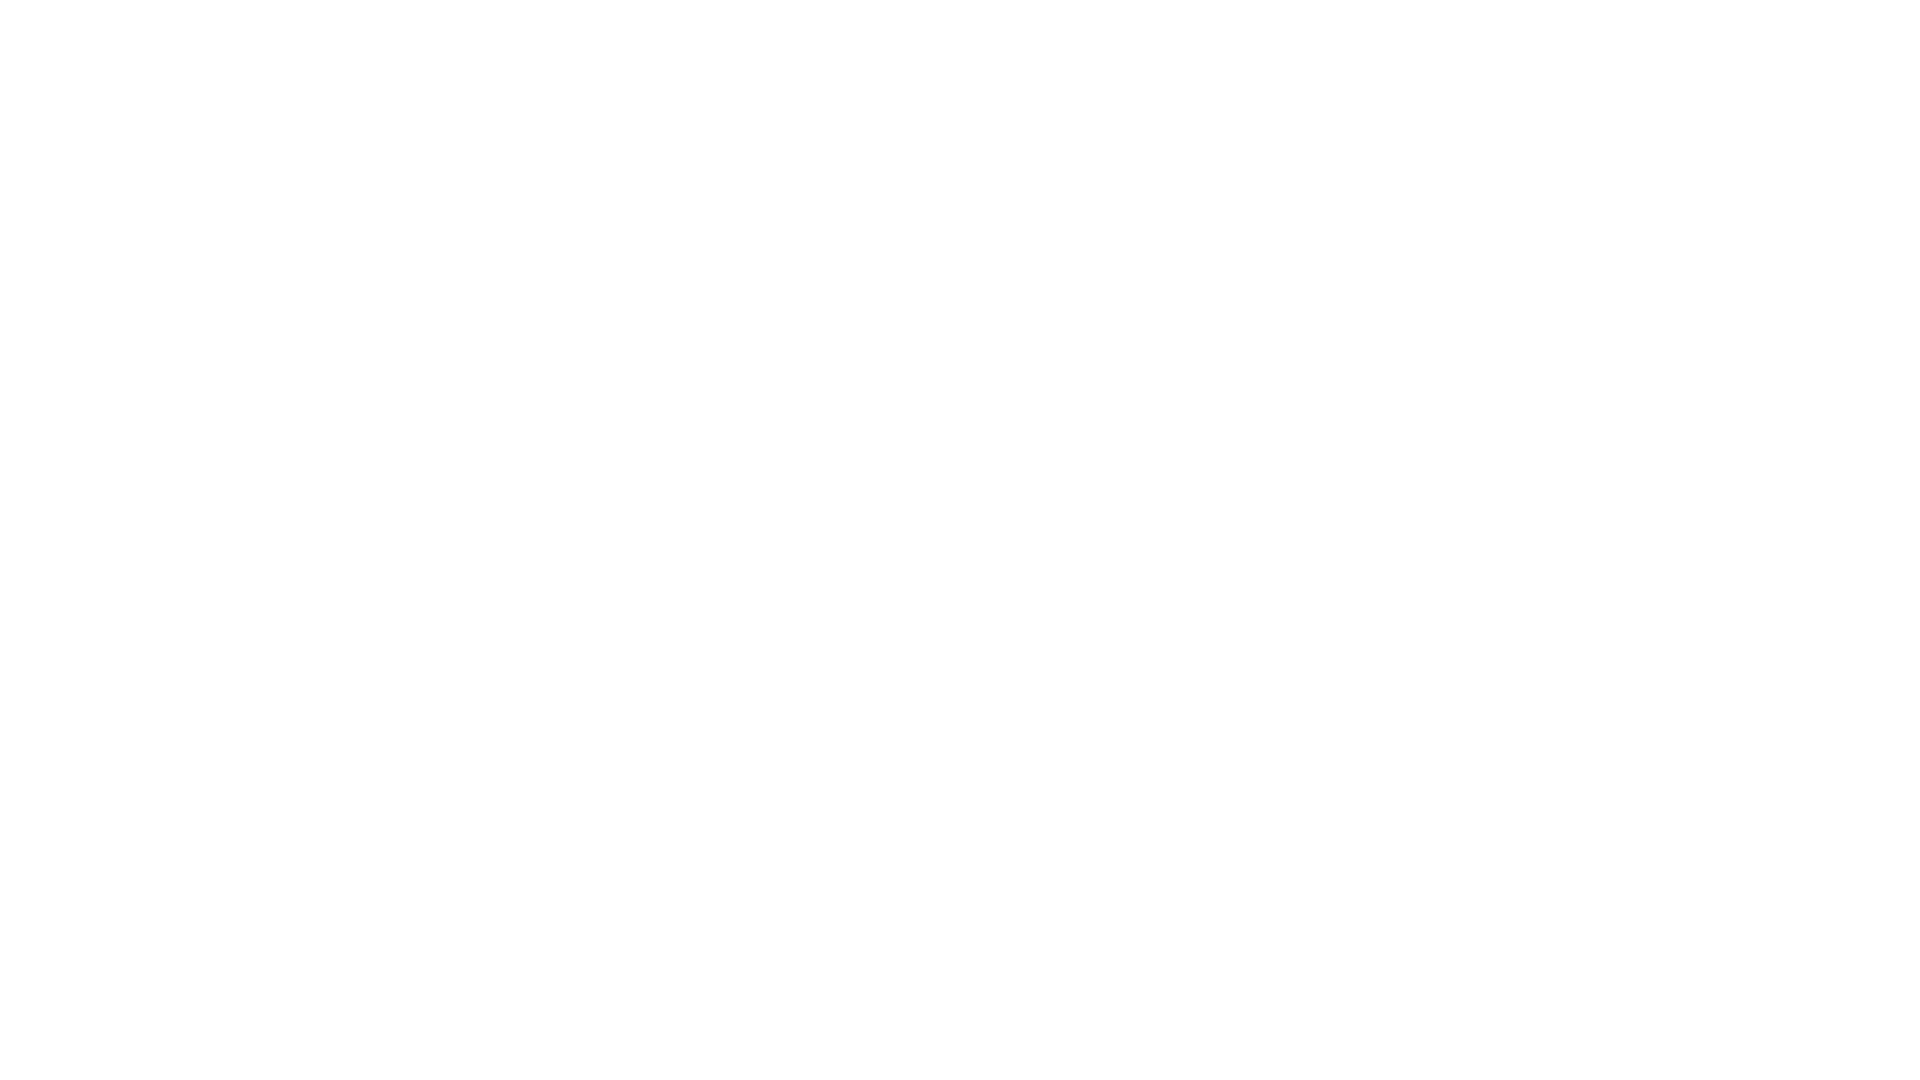  What do you see at coordinates (73, 497) in the screenshot?
I see `Play` at bounding box center [73, 497].